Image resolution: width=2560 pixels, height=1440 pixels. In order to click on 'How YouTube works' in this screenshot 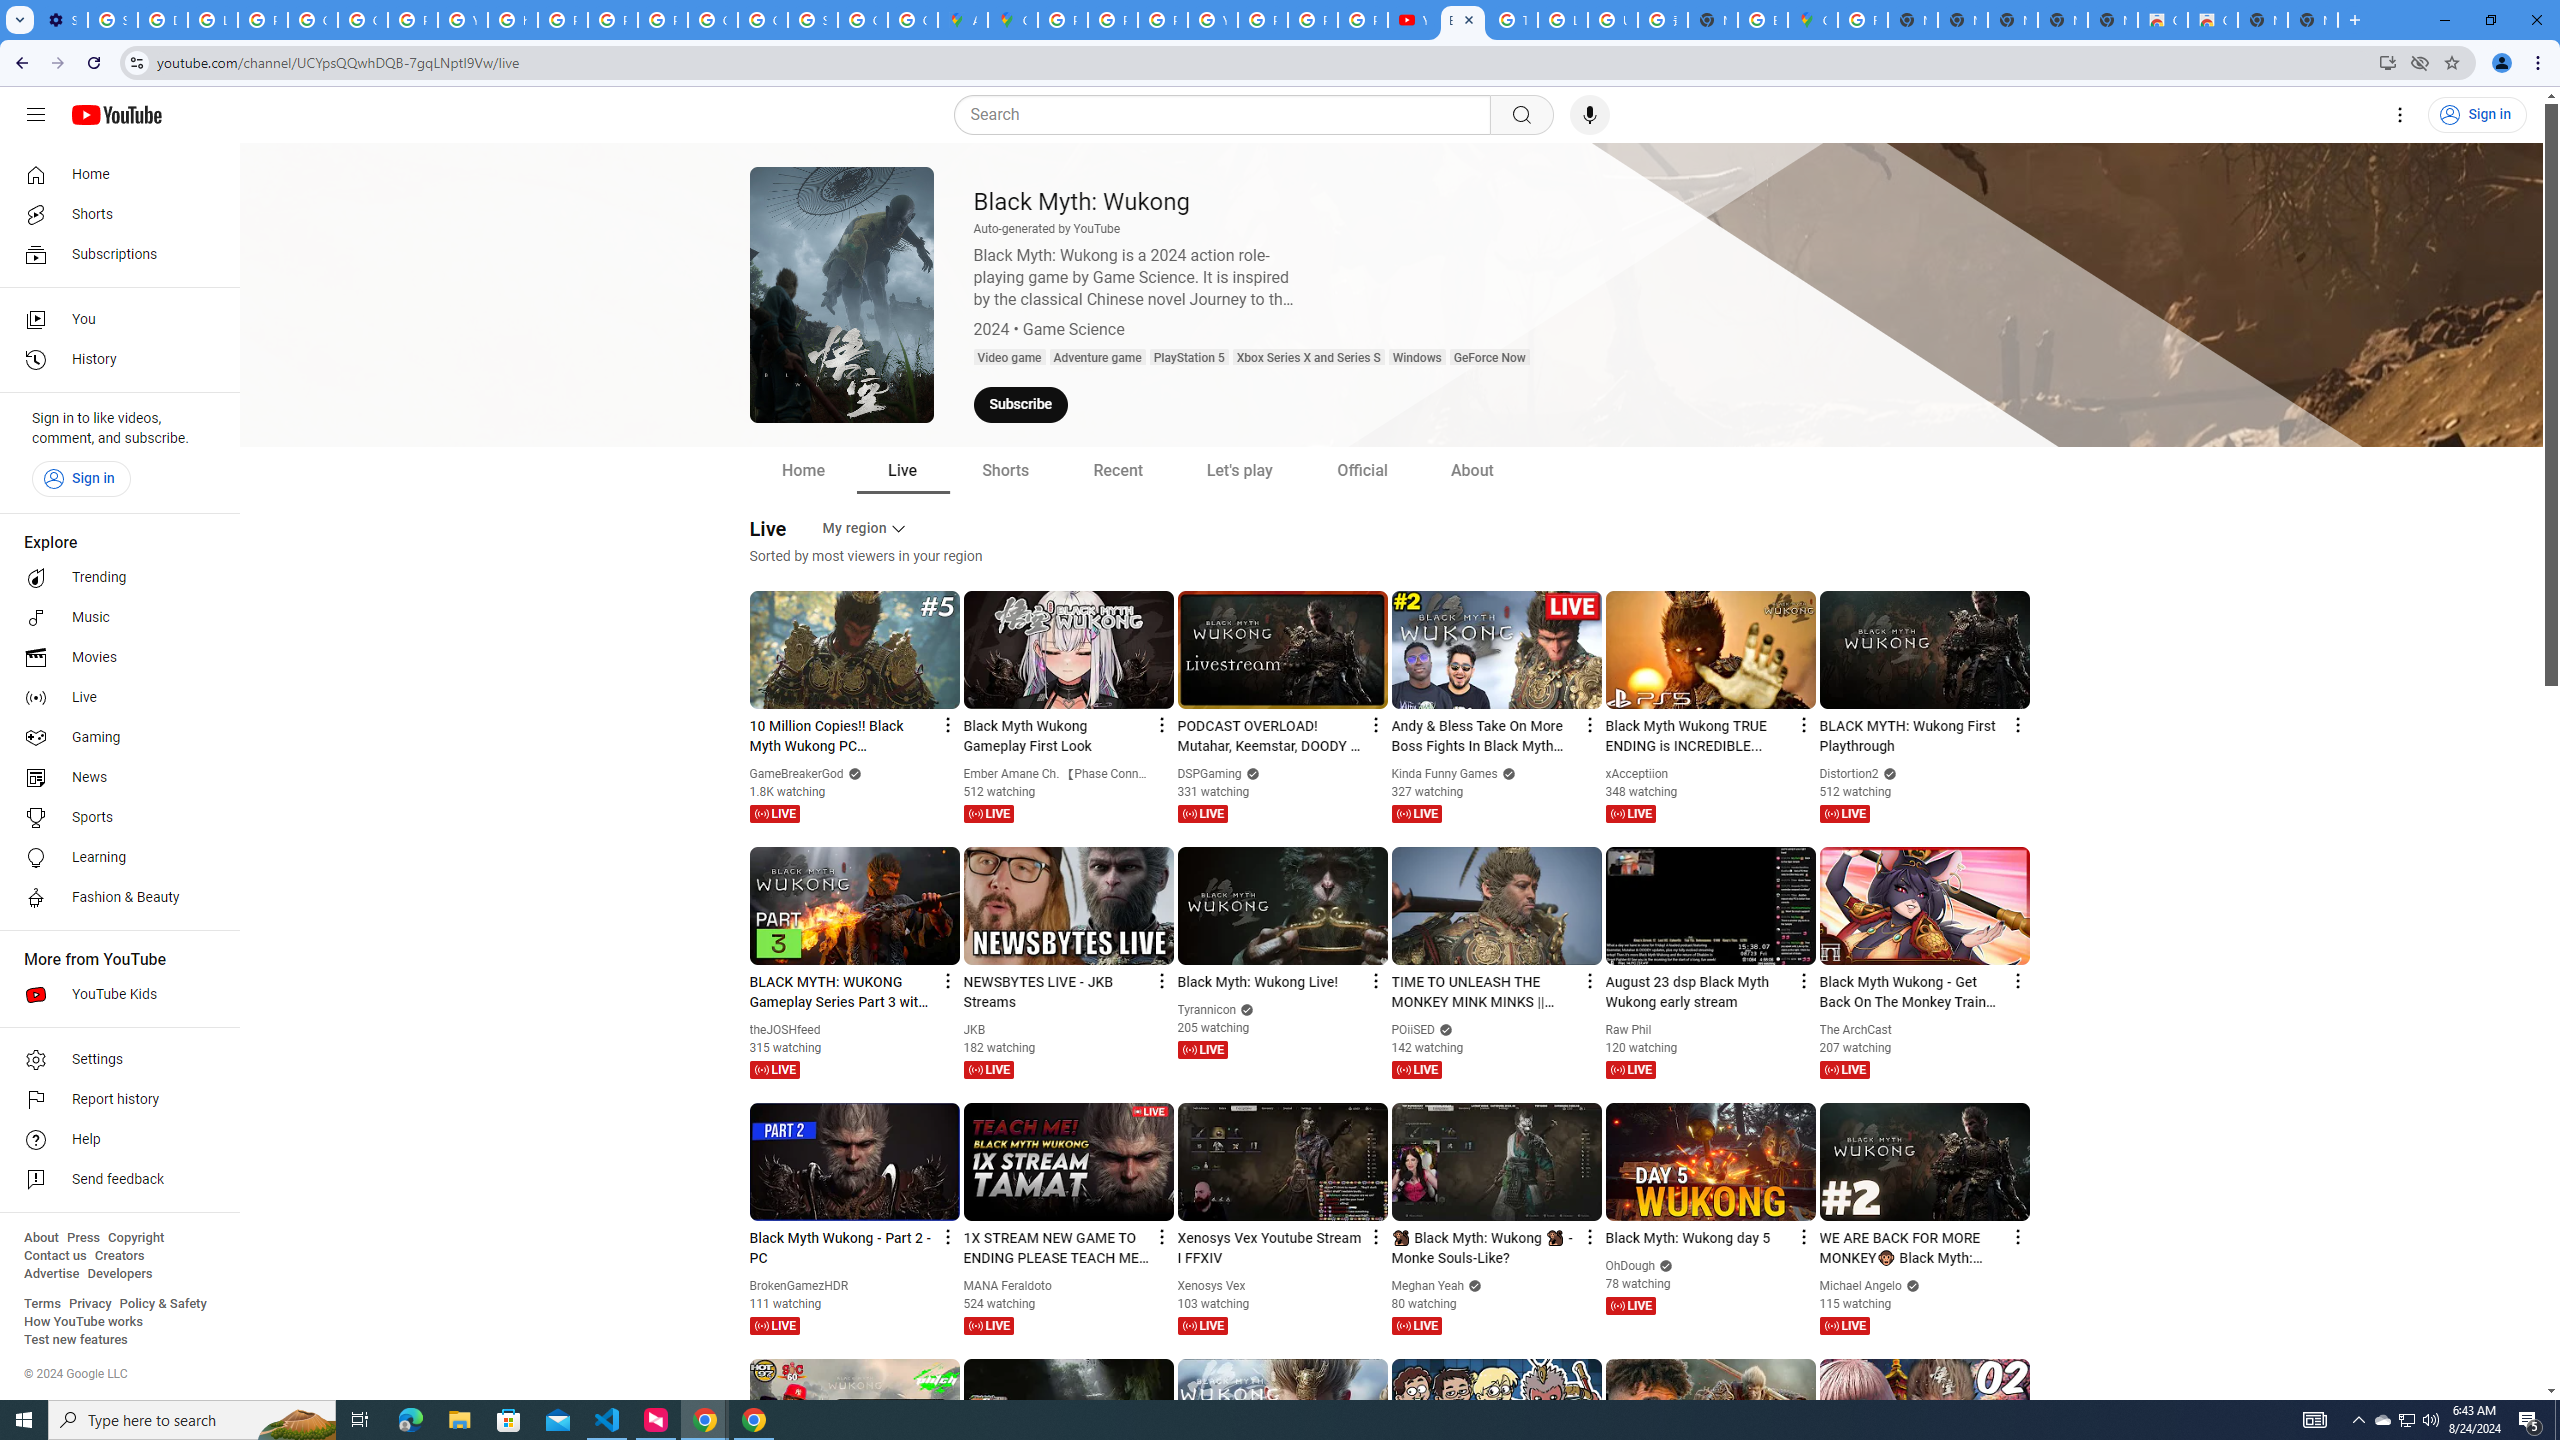, I will do `click(82, 1321)`.